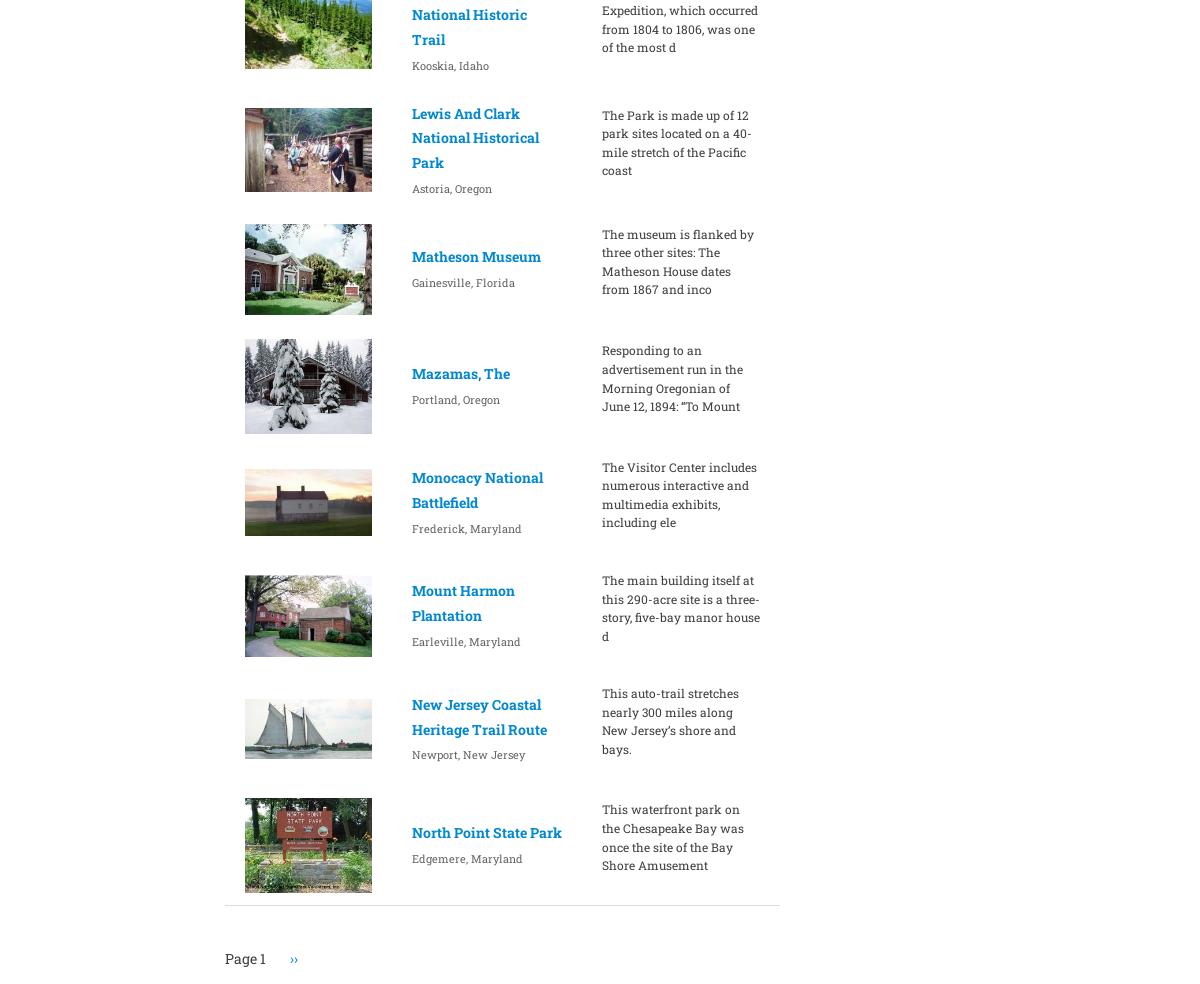  I want to click on 'North Point State Park', so click(485, 831).